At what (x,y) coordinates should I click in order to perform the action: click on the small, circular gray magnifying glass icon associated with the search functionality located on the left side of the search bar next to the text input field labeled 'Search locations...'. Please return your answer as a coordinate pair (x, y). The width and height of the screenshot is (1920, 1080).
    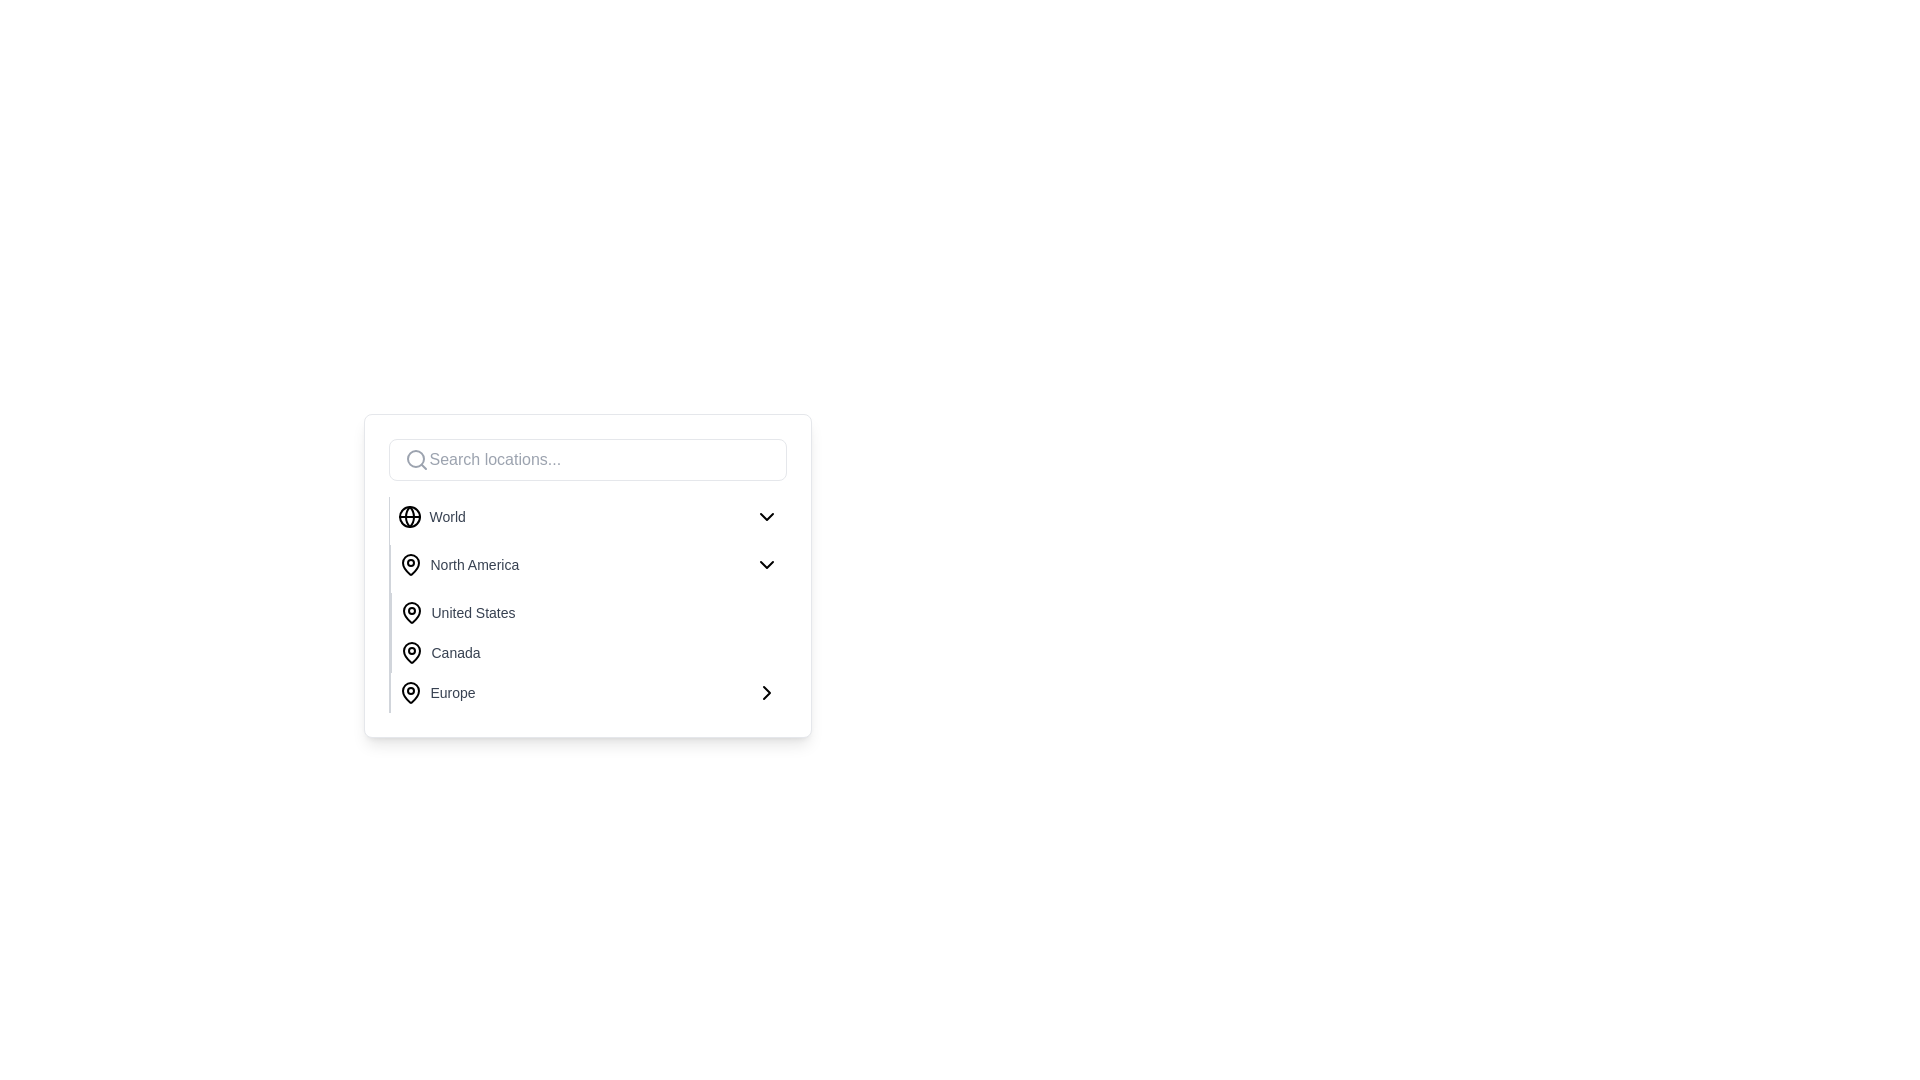
    Looking at the image, I should click on (415, 459).